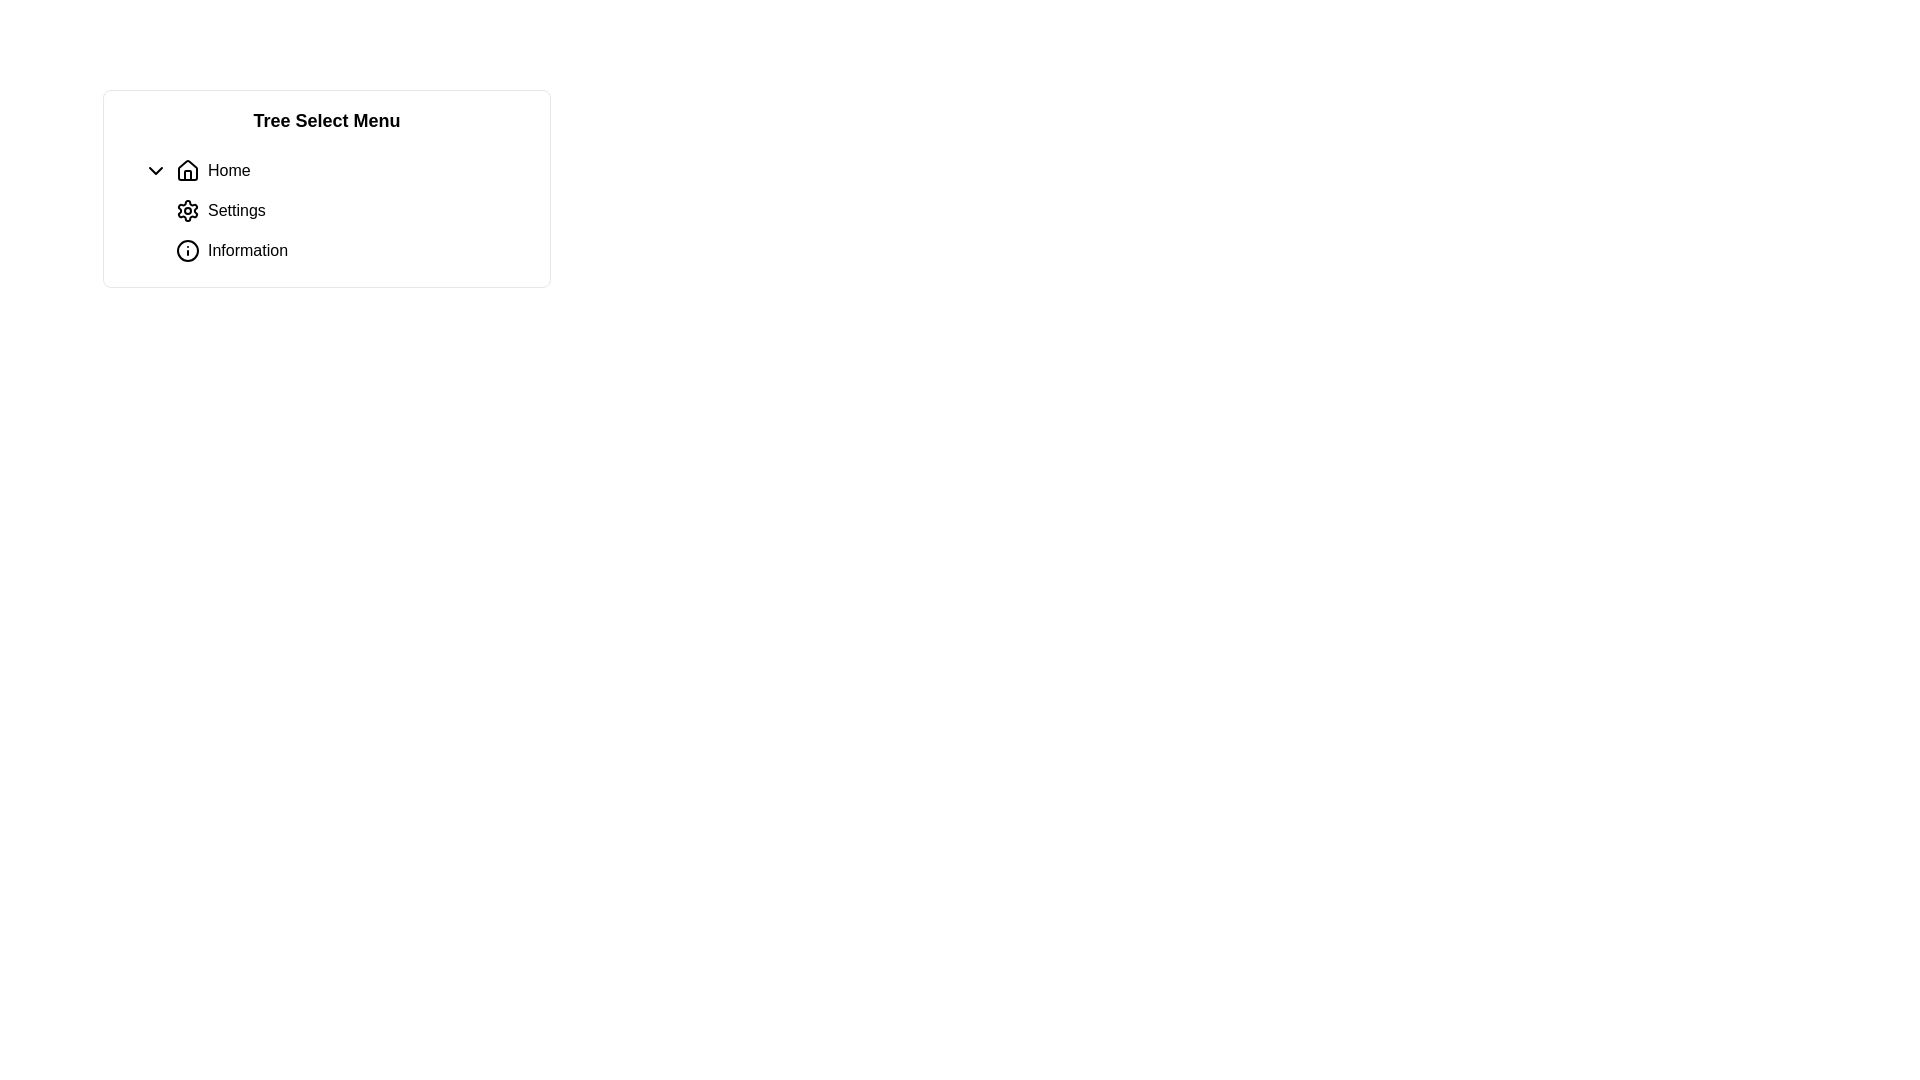 Image resolution: width=1920 pixels, height=1080 pixels. I want to click on the second menu item labeled 'Information' within the 'Tree Select Menu', so click(350, 249).